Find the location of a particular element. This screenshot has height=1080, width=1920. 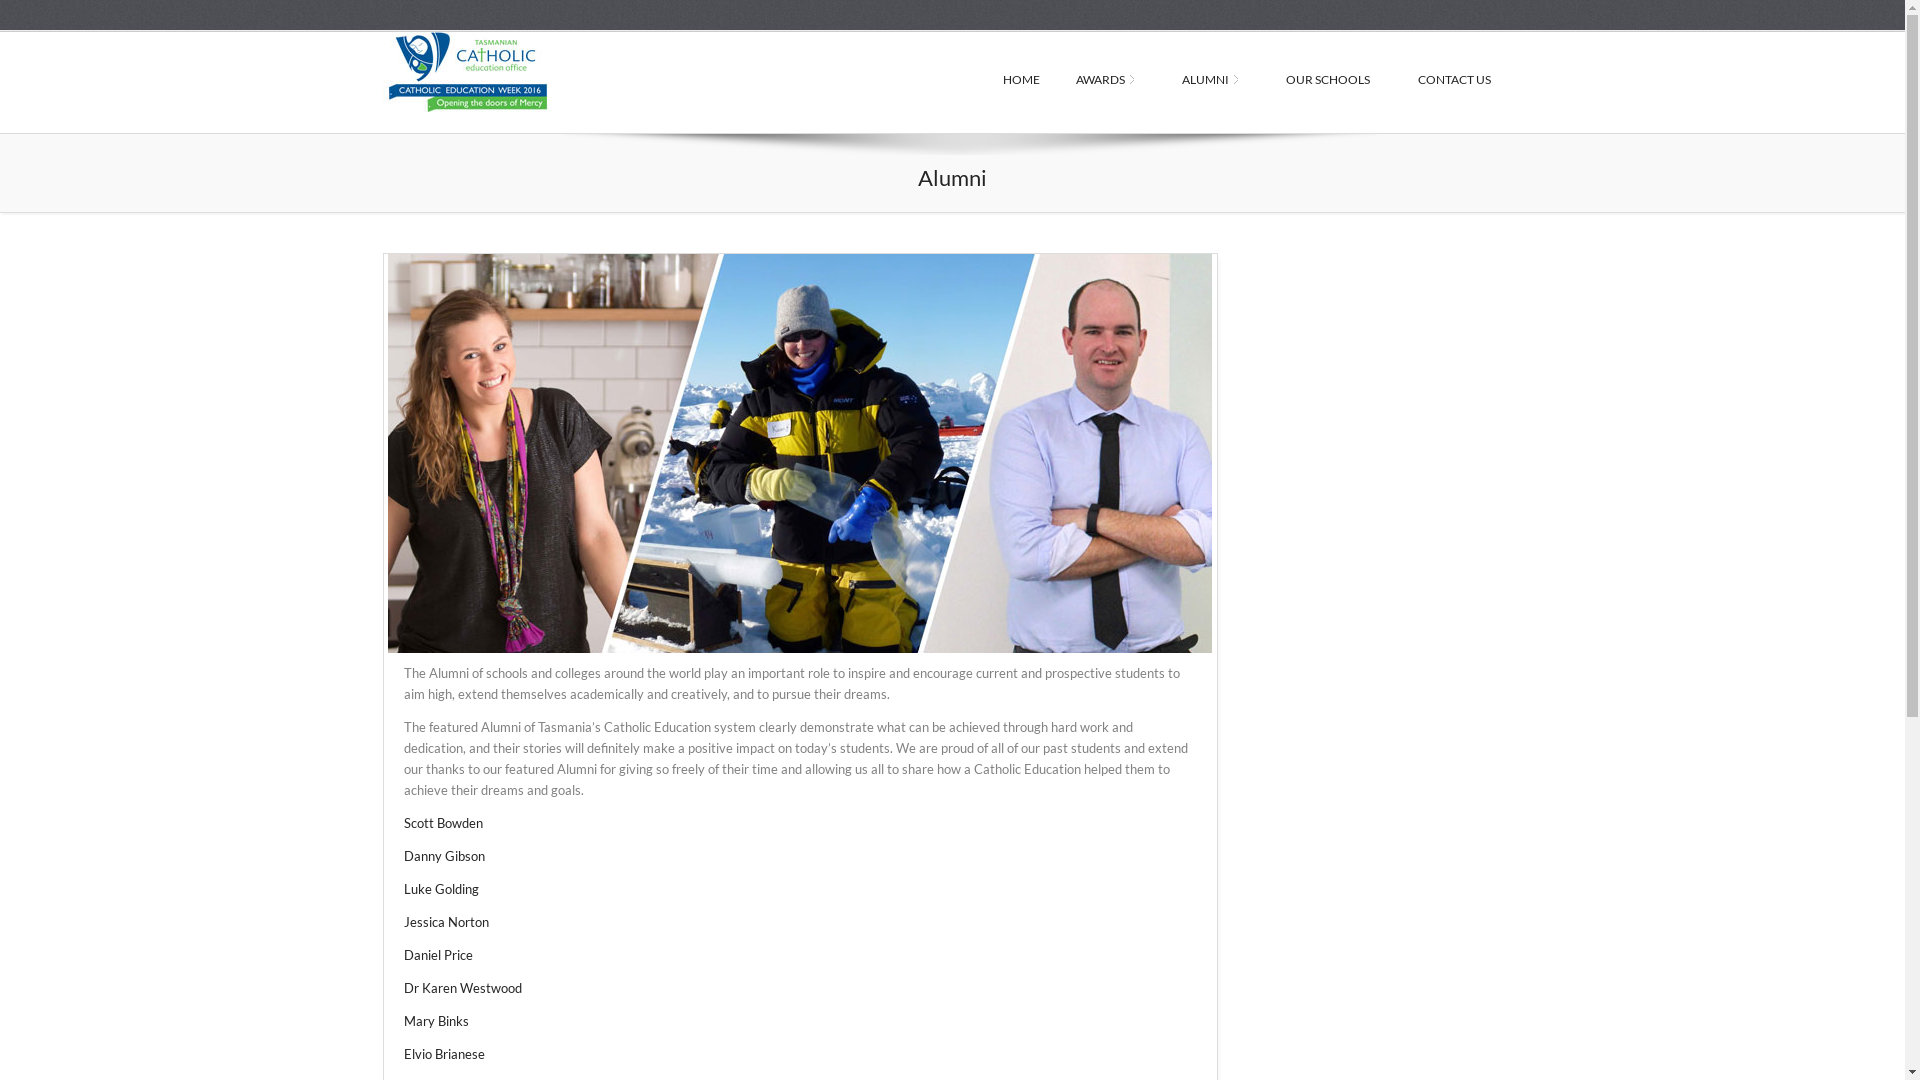

'Luke Golding' is located at coordinates (440, 887).